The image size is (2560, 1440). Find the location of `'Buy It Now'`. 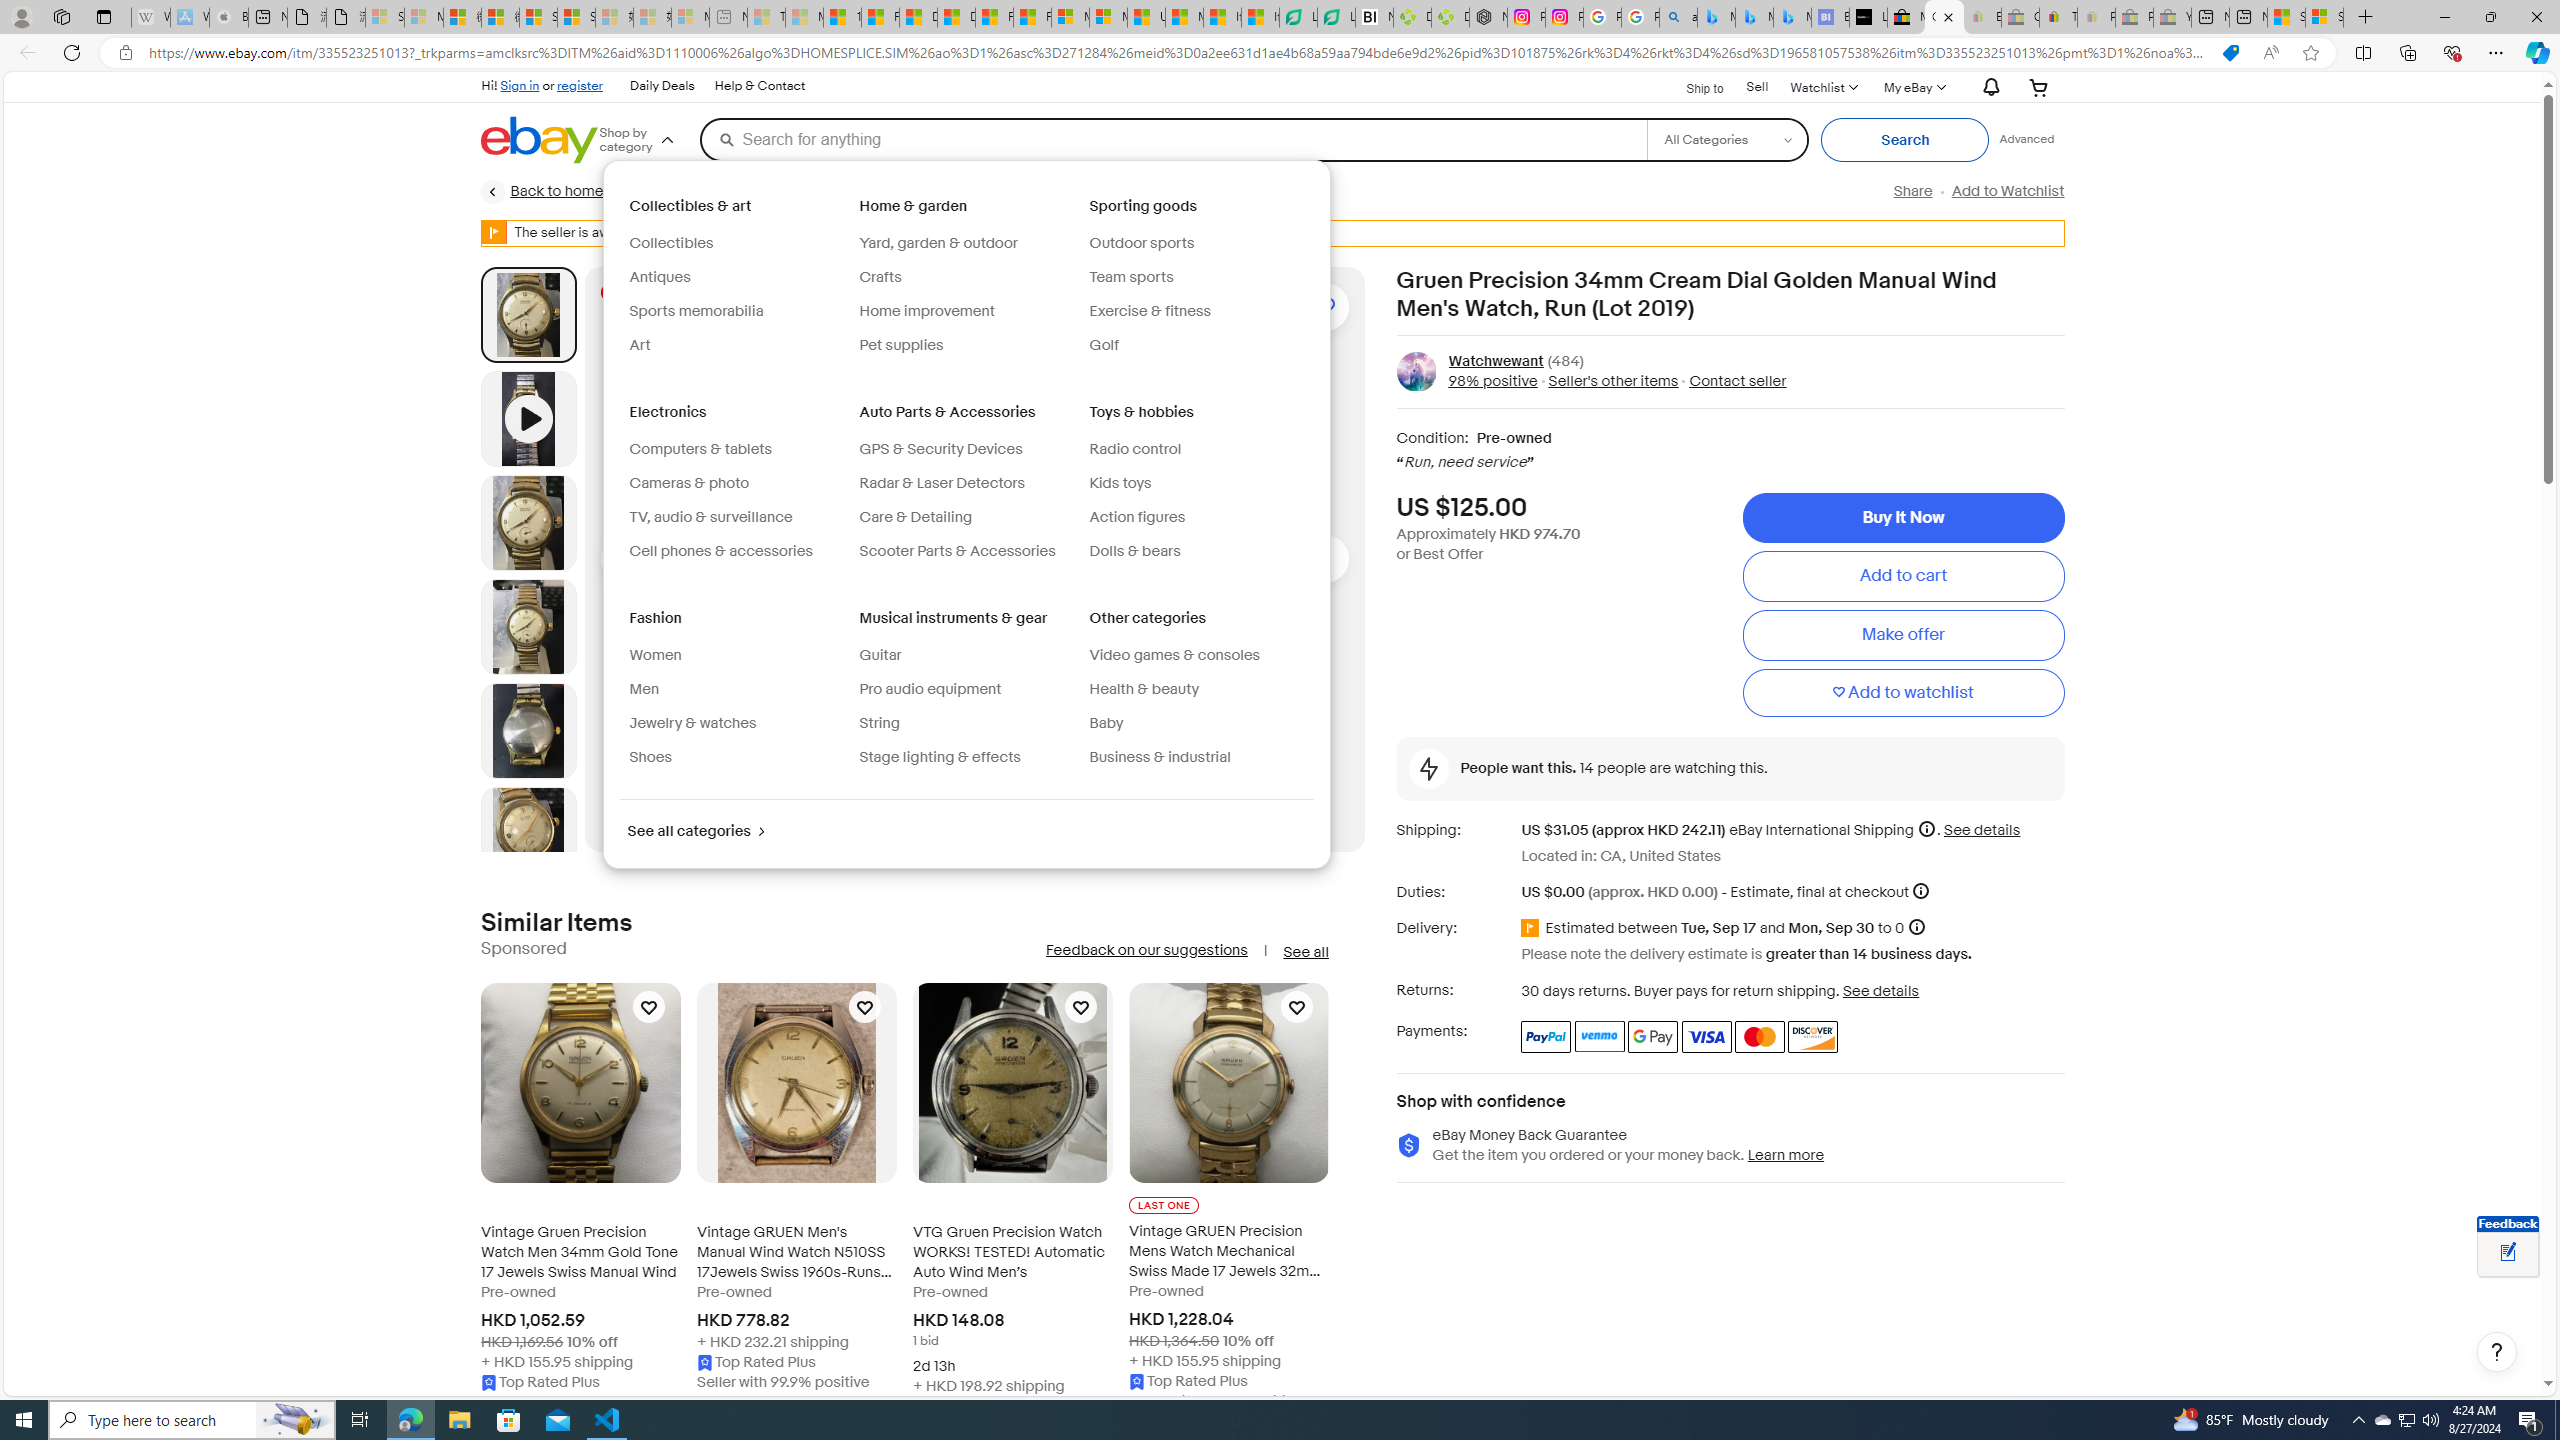

'Buy It Now' is located at coordinates (1903, 517).